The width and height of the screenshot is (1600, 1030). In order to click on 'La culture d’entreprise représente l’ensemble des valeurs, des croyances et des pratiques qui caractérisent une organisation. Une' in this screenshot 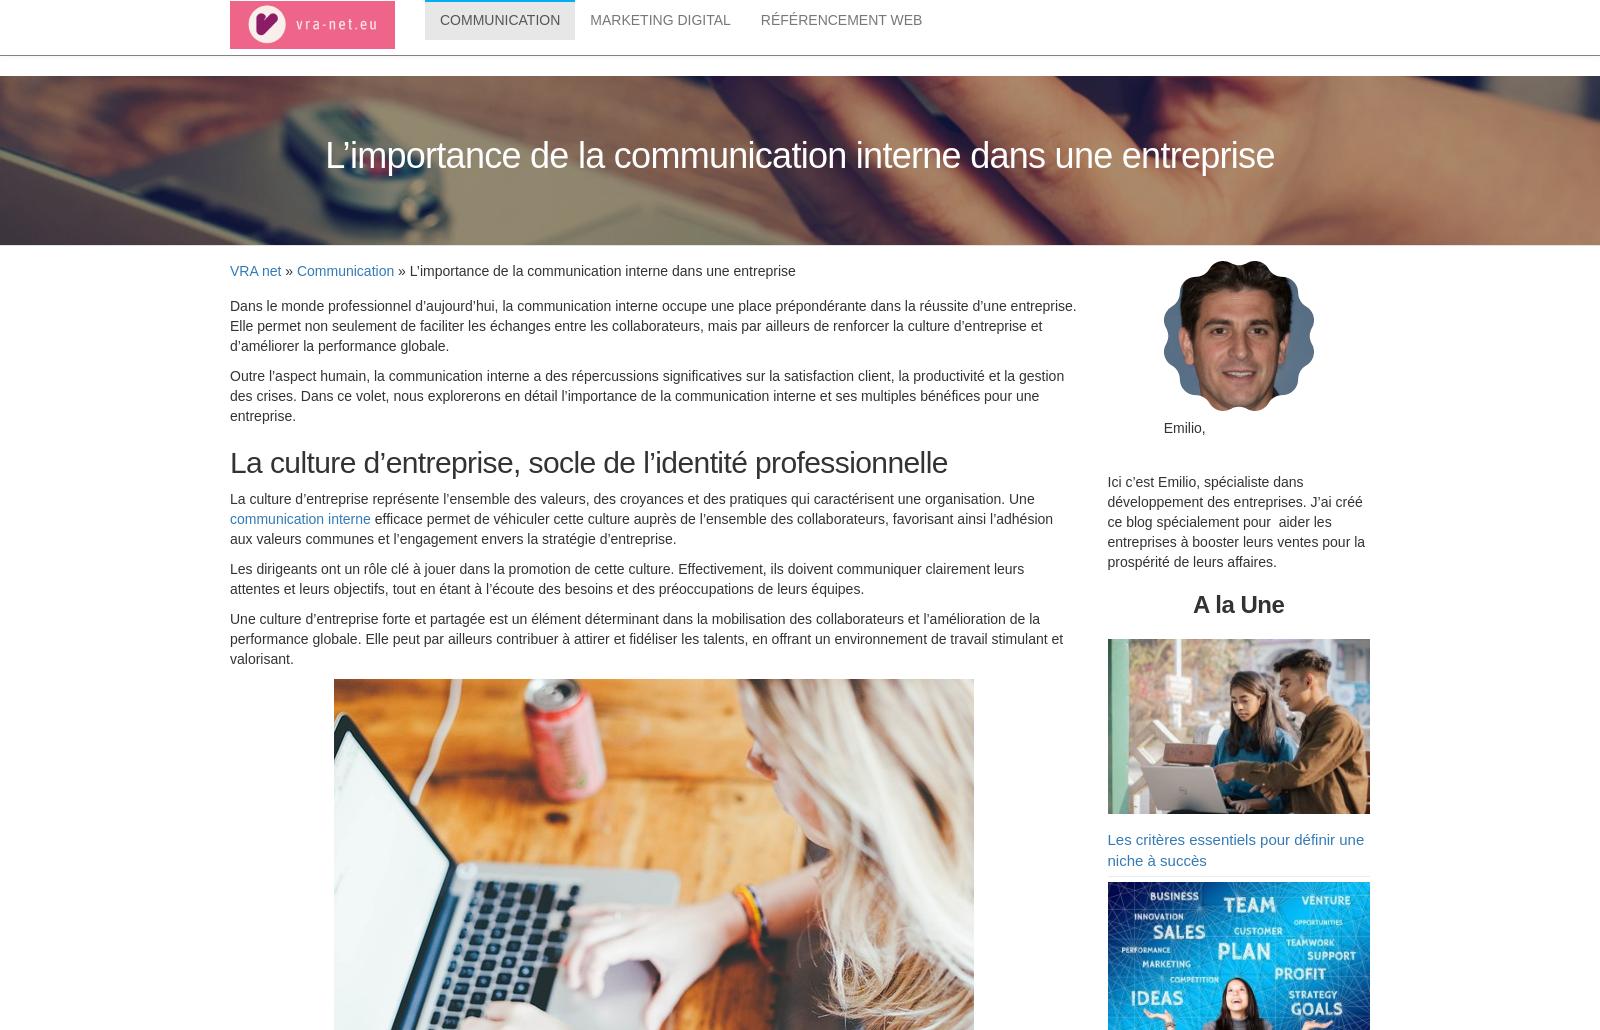, I will do `click(229, 501)`.